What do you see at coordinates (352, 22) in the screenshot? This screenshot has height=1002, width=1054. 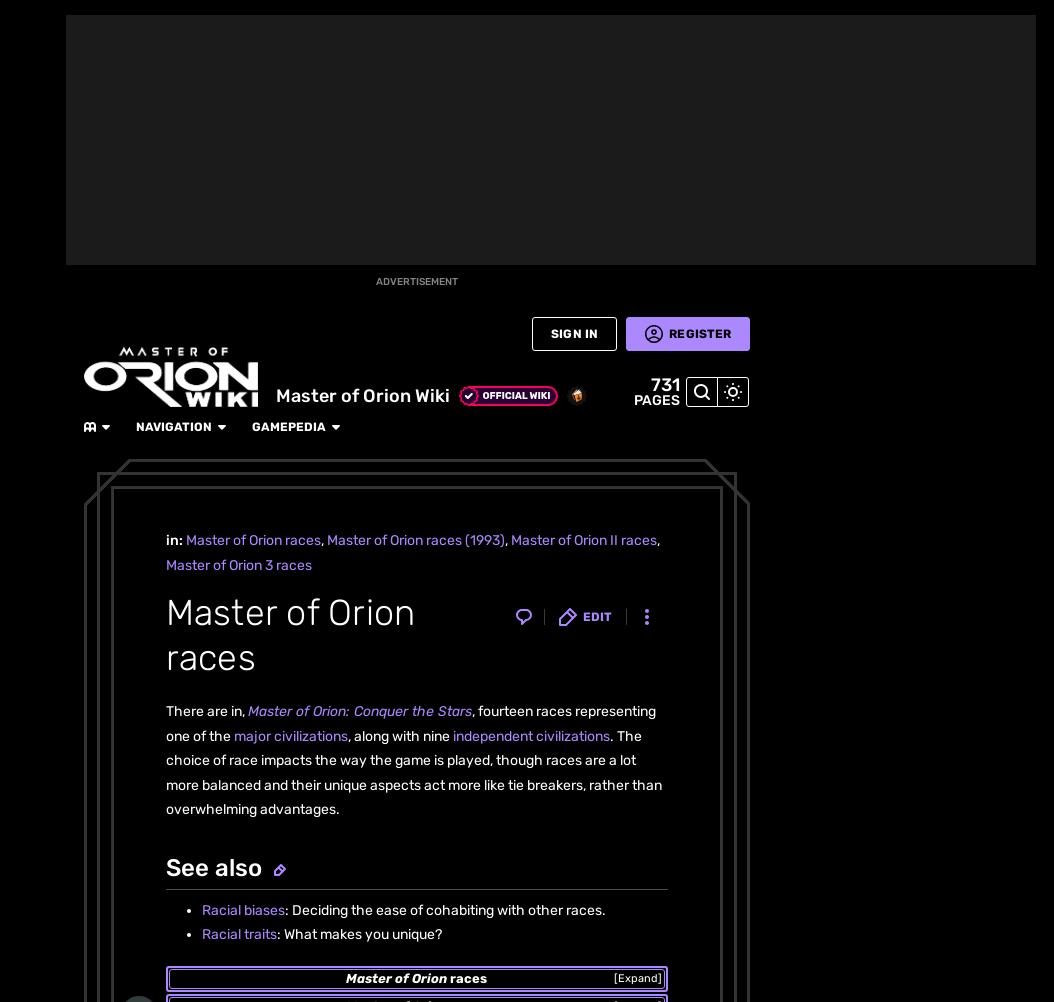 I see `'Gamepedia'` at bounding box center [352, 22].